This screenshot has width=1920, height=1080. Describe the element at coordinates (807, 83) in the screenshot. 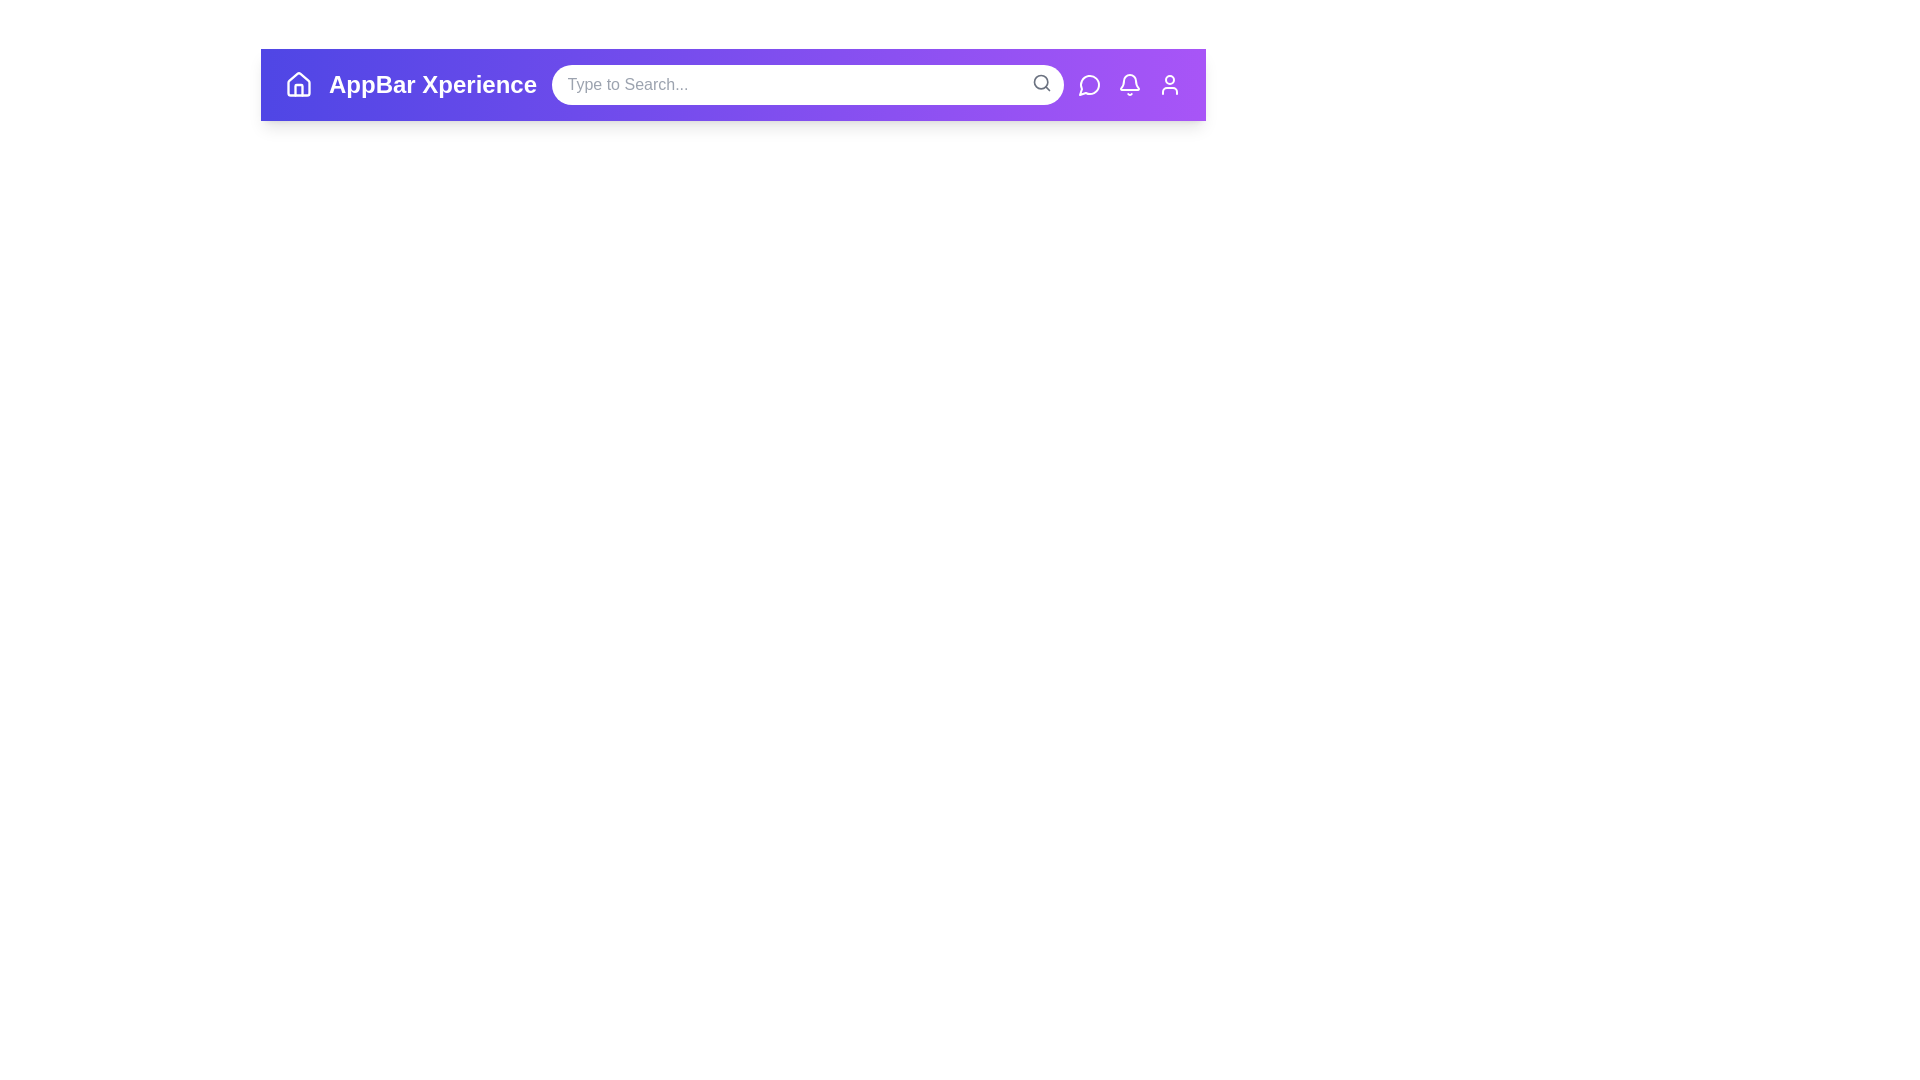

I see `the search bar and type the text 'example'` at that location.